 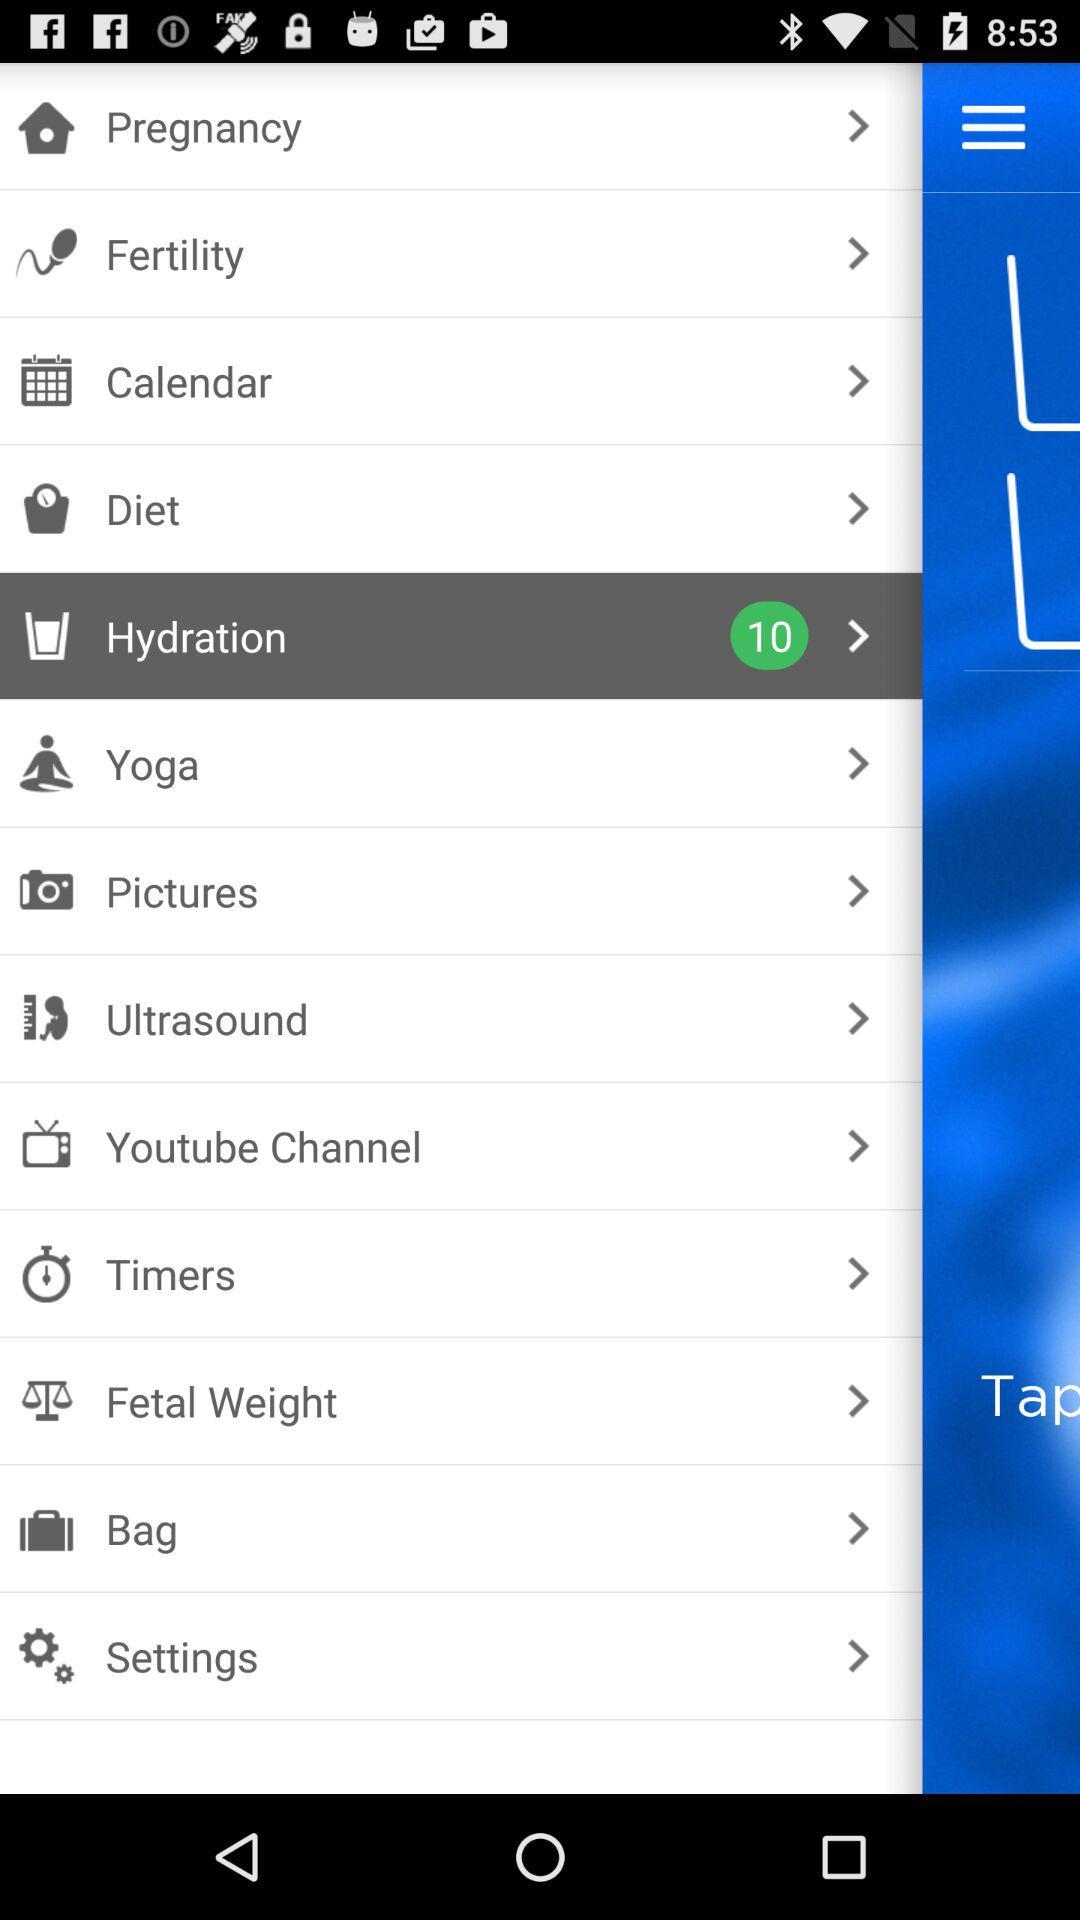 I want to click on fertility icon, so click(x=457, y=252).